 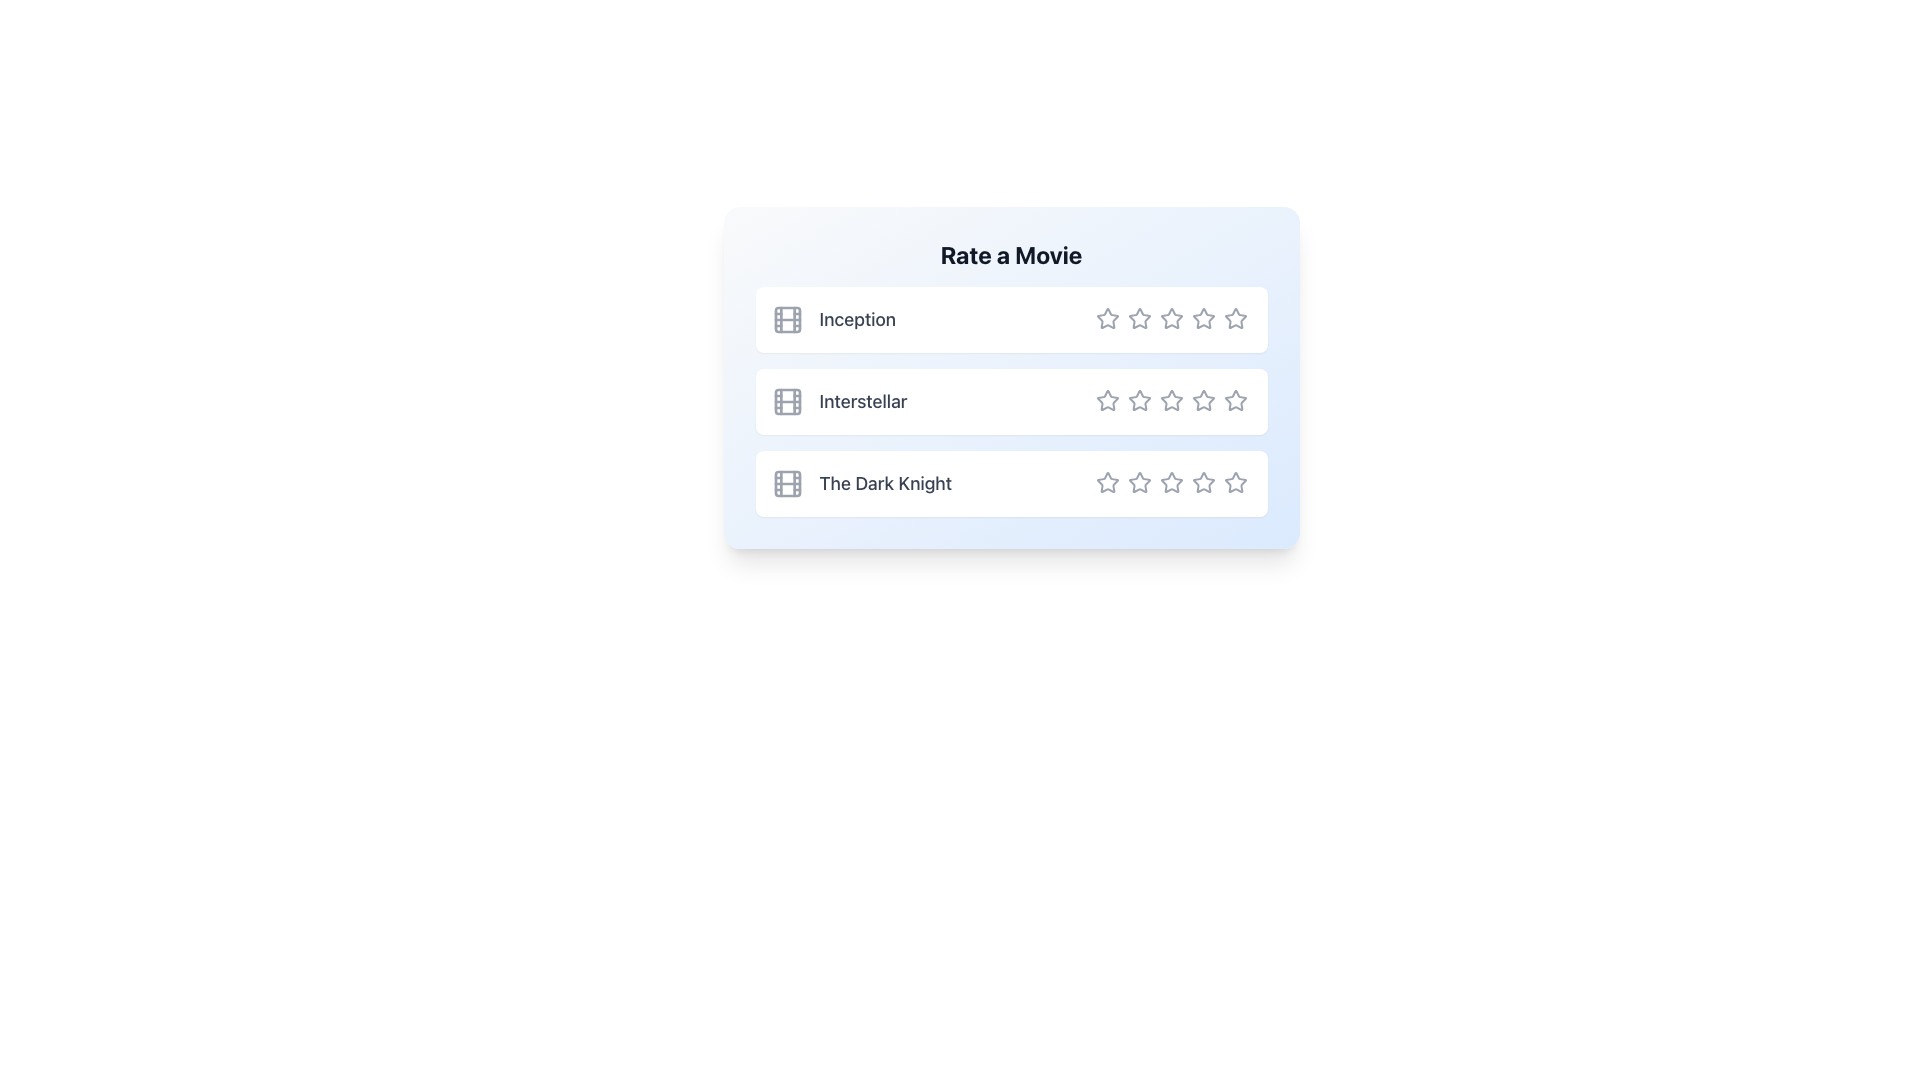 What do you see at coordinates (1202, 400) in the screenshot?
I see `the fourth star-shaped Rating Star Icon in the rating module under the title 'Interstellar'` at bounding box center [1202, 400].